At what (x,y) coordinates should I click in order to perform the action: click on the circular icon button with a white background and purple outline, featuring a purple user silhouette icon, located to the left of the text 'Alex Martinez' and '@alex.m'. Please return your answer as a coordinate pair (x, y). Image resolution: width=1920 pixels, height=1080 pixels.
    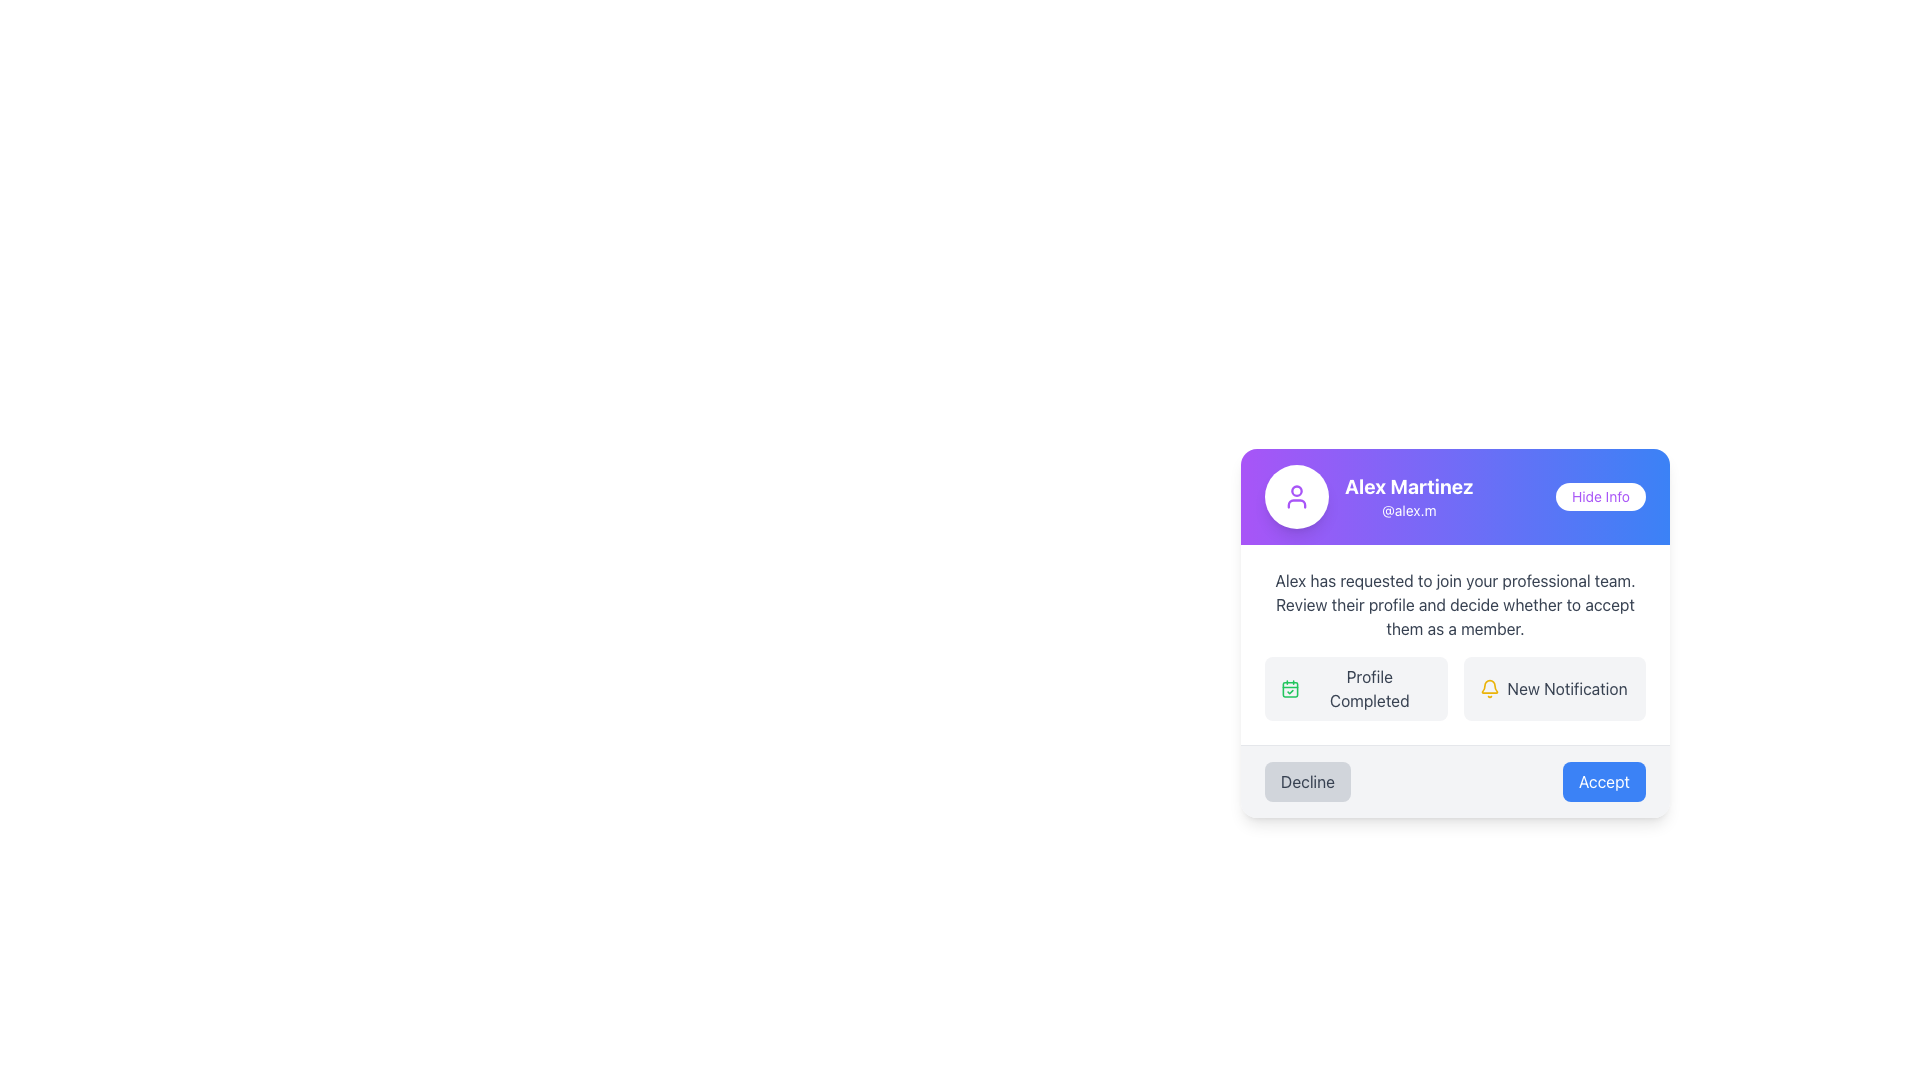
    Looking at the image, I should click on (1296, 496).